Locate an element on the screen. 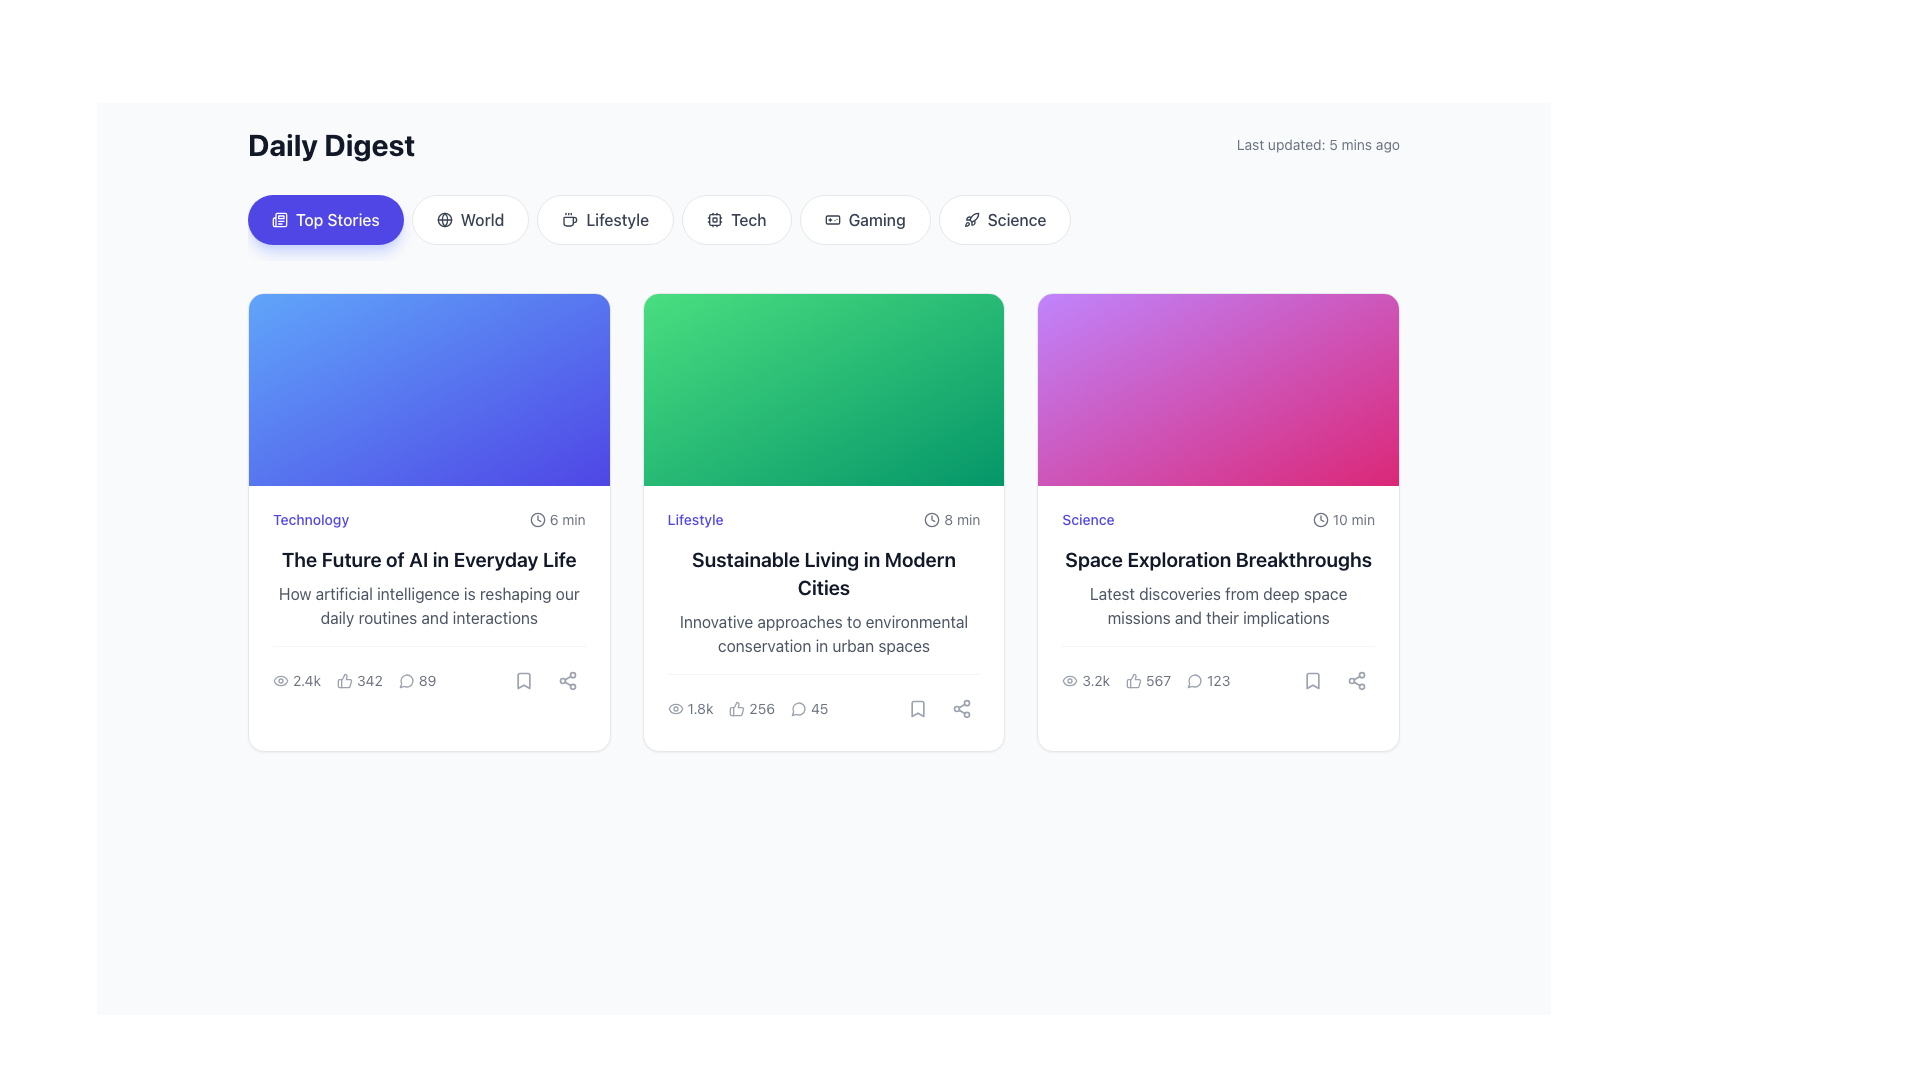  the decorative icon that represents the 'Lifestyle' category in the navigation menu, located to the left of the 'Lifestyle' text is located at coordinates (569, 219).